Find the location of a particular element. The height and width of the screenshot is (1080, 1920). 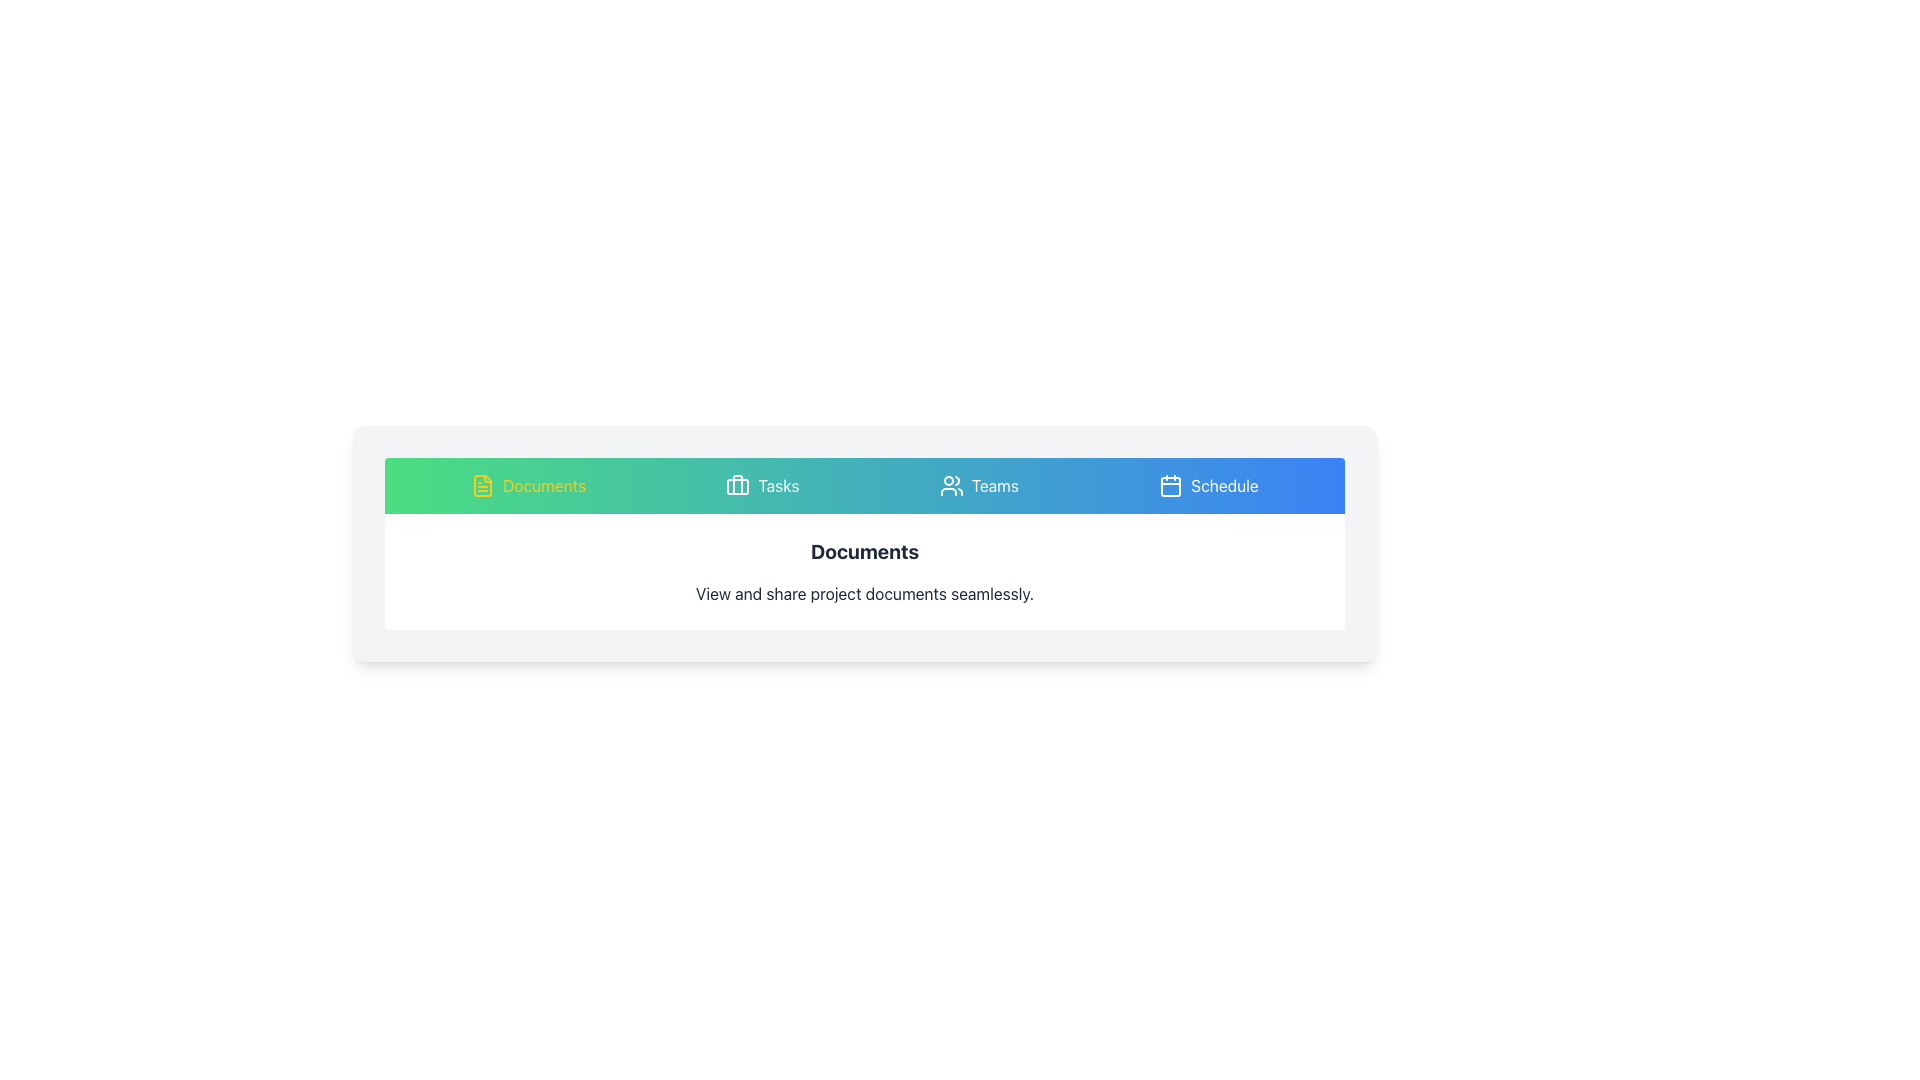

the 'Schedule' button, which is the fourth item in the horizontal navigation bar, styled with white text on a blue background and accompanied by a calendar icon is located at coordinates (1208, 486).